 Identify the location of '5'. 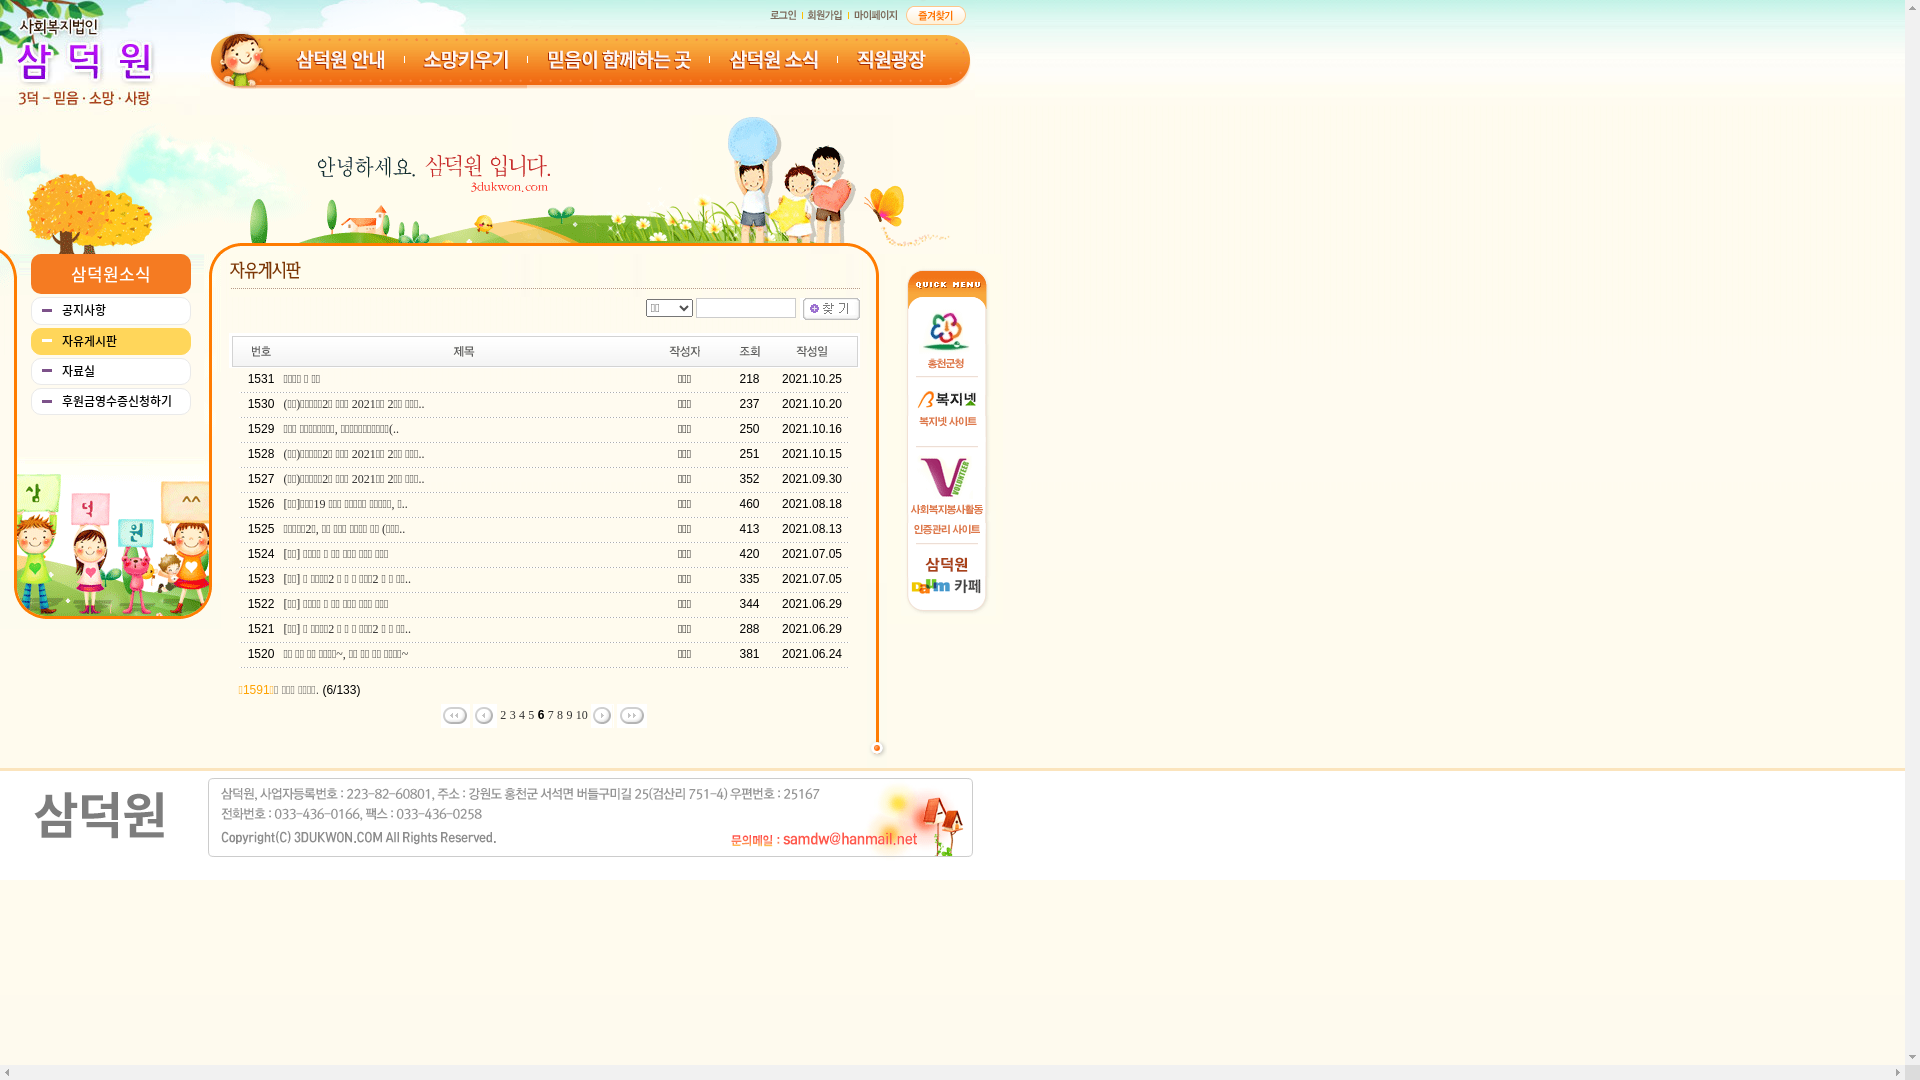
(531, 713).